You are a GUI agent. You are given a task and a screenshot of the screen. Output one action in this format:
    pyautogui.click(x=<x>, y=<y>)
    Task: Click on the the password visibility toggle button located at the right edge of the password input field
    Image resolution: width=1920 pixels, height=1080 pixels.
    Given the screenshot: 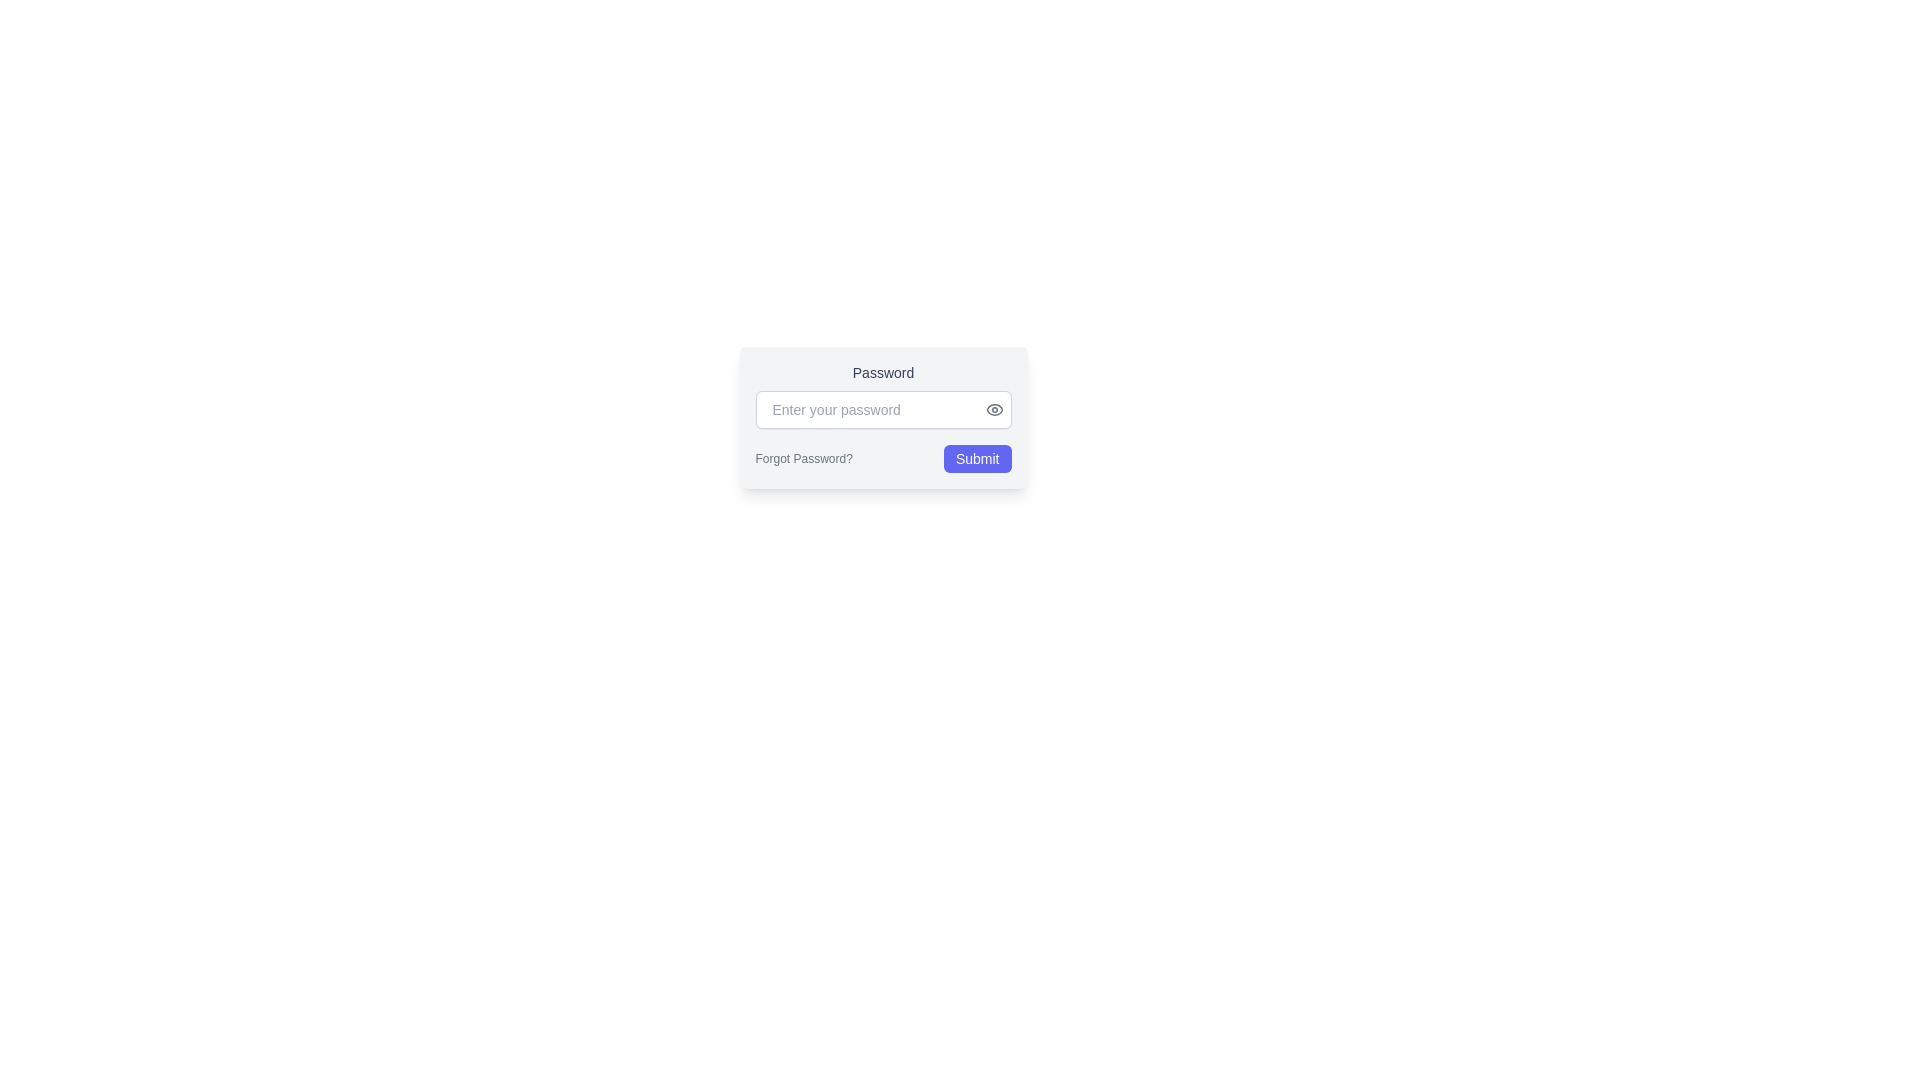 What is the action you would take?
    pyautogui.click(x=998, y=408)
    